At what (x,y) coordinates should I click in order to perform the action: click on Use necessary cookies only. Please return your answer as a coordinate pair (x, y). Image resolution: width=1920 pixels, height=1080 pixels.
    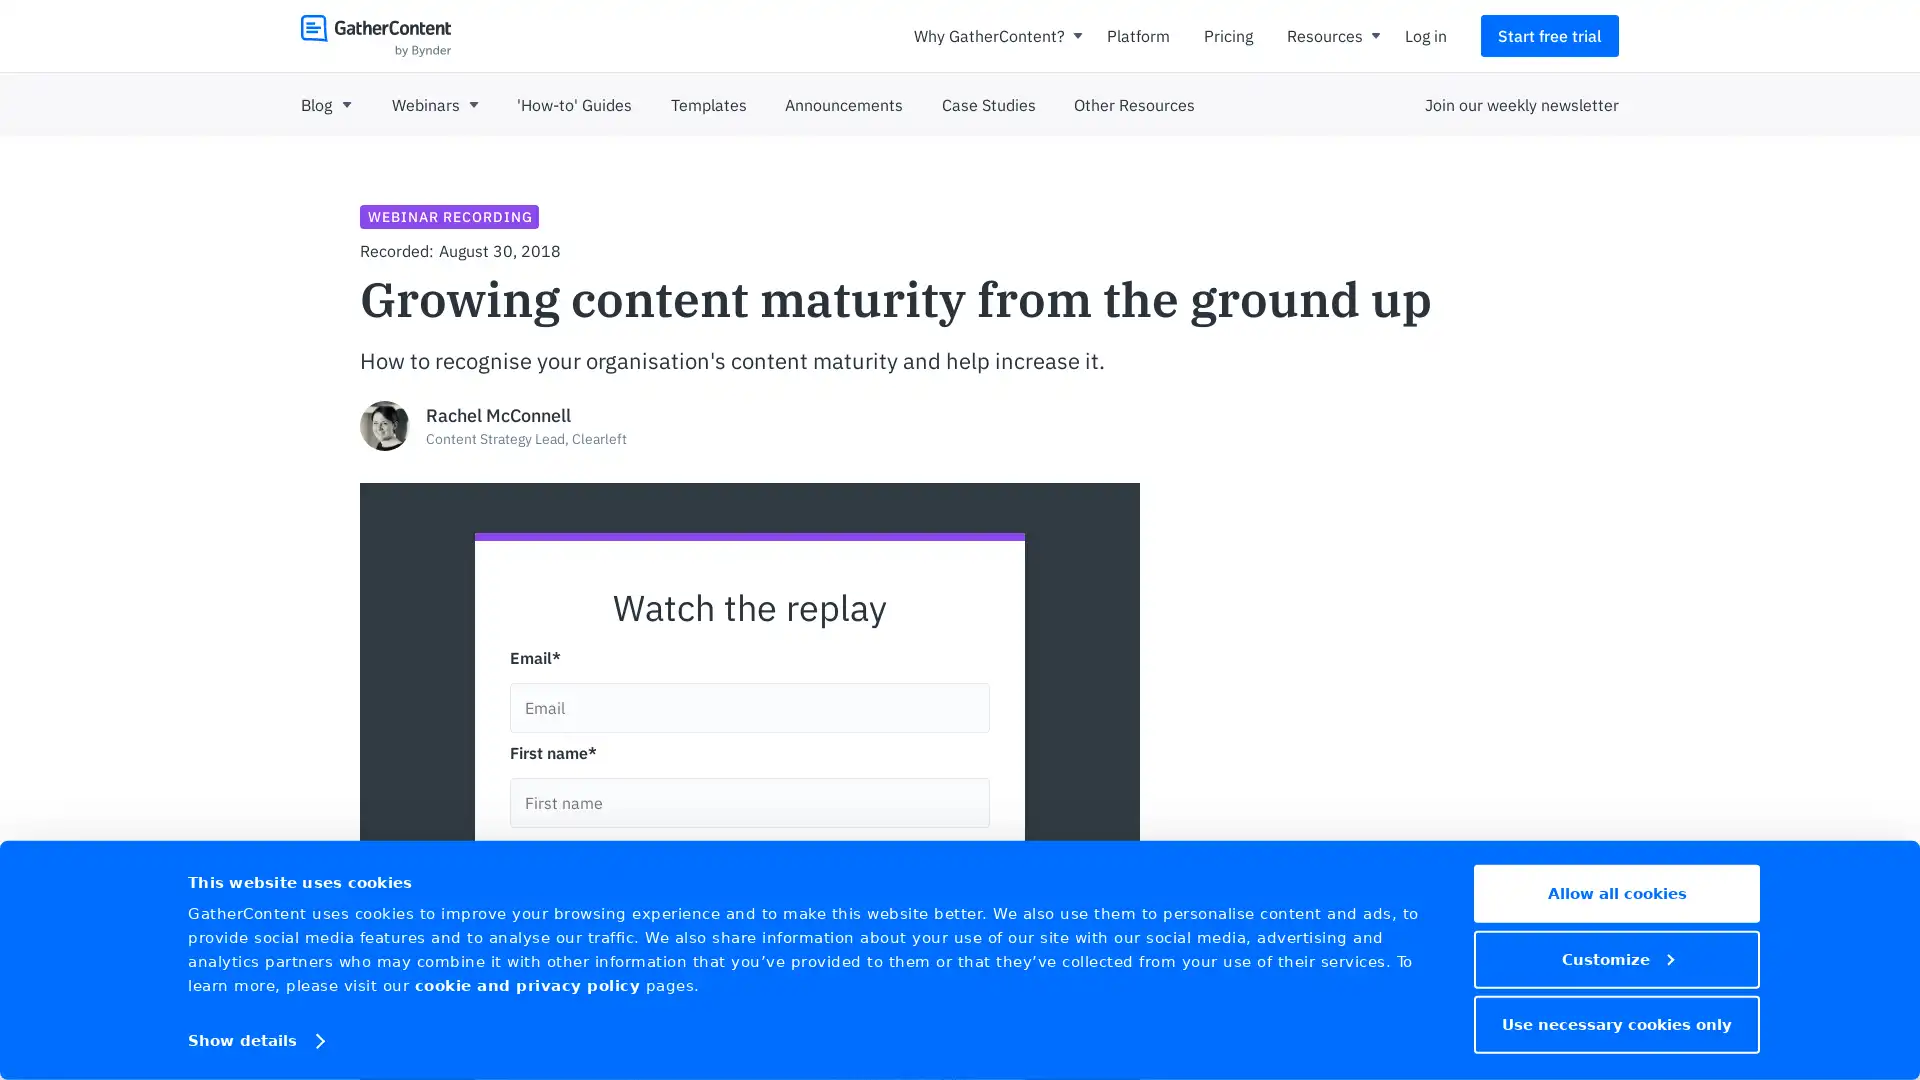
    Looking at the image, I should click on (1617, 1023).